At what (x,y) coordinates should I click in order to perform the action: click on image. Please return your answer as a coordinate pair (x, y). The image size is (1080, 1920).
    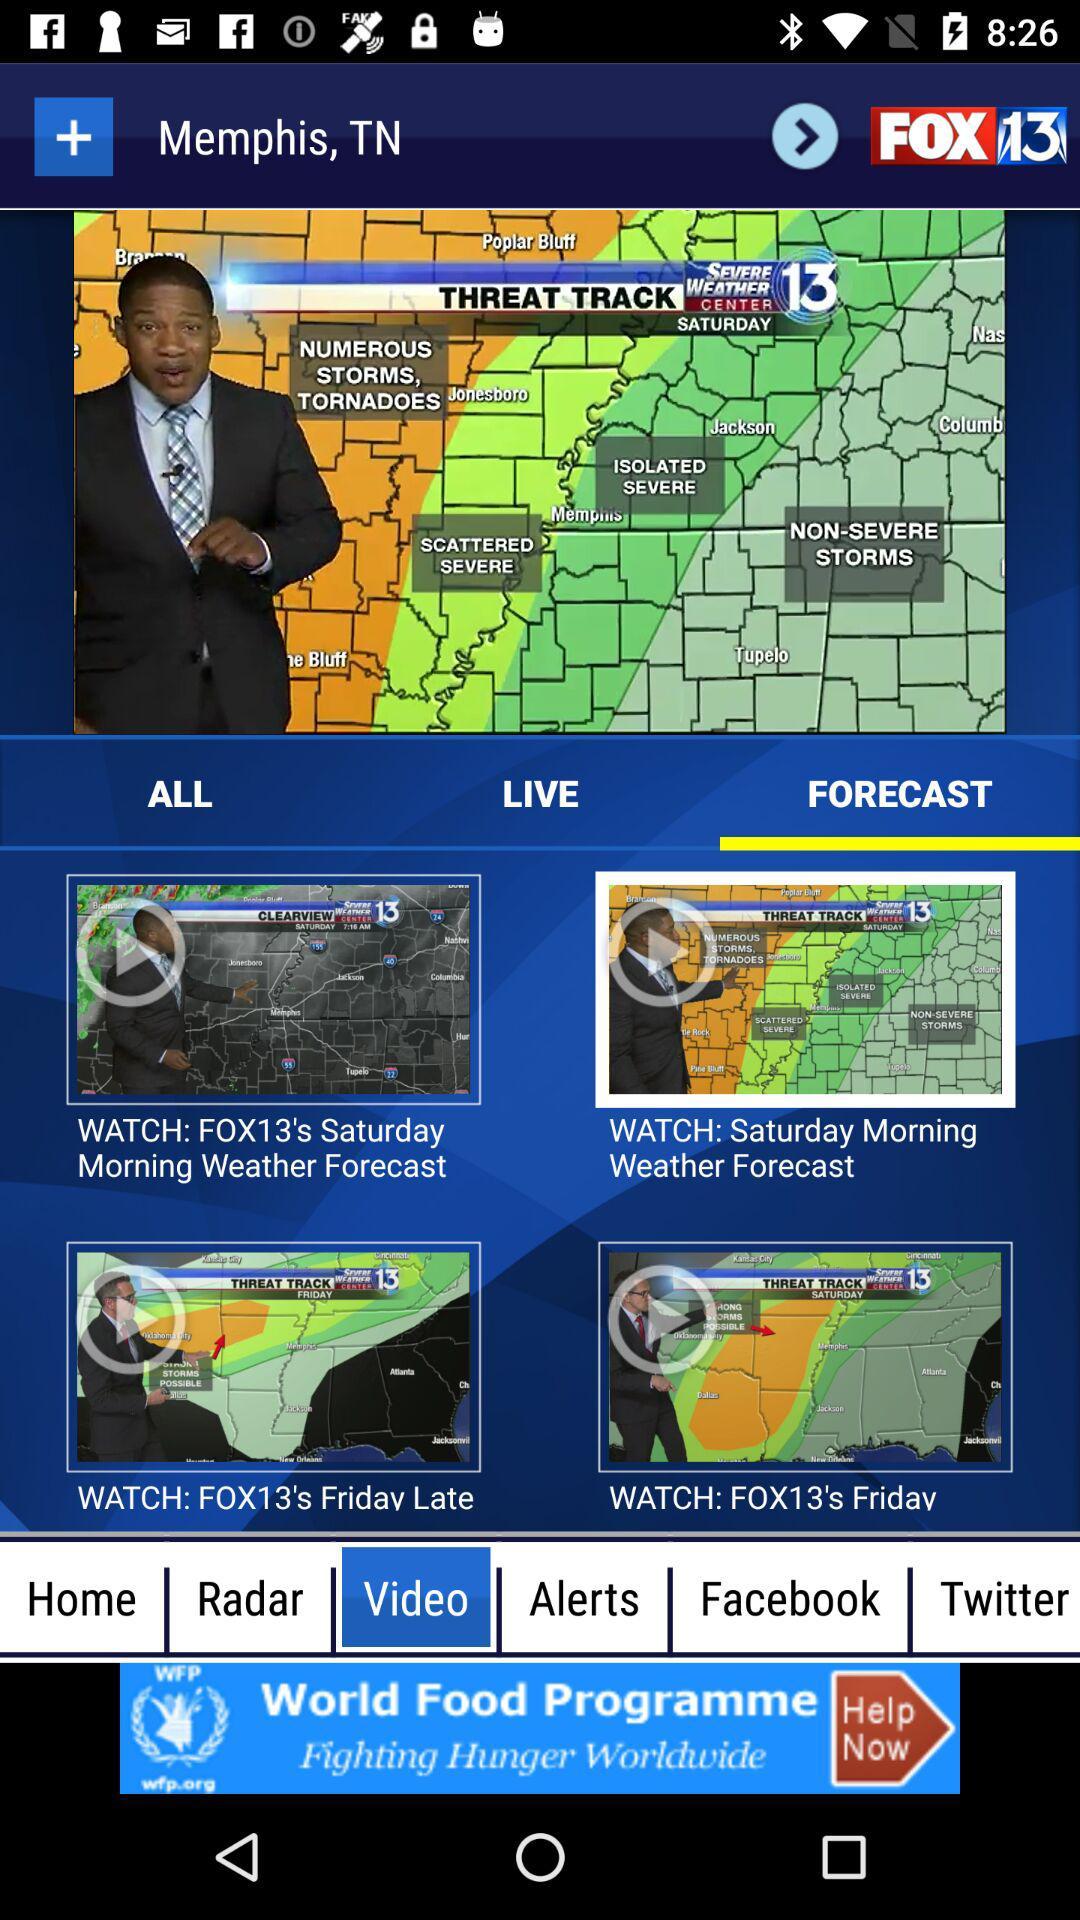
    Looking at the image, I should click on (540, 1727).